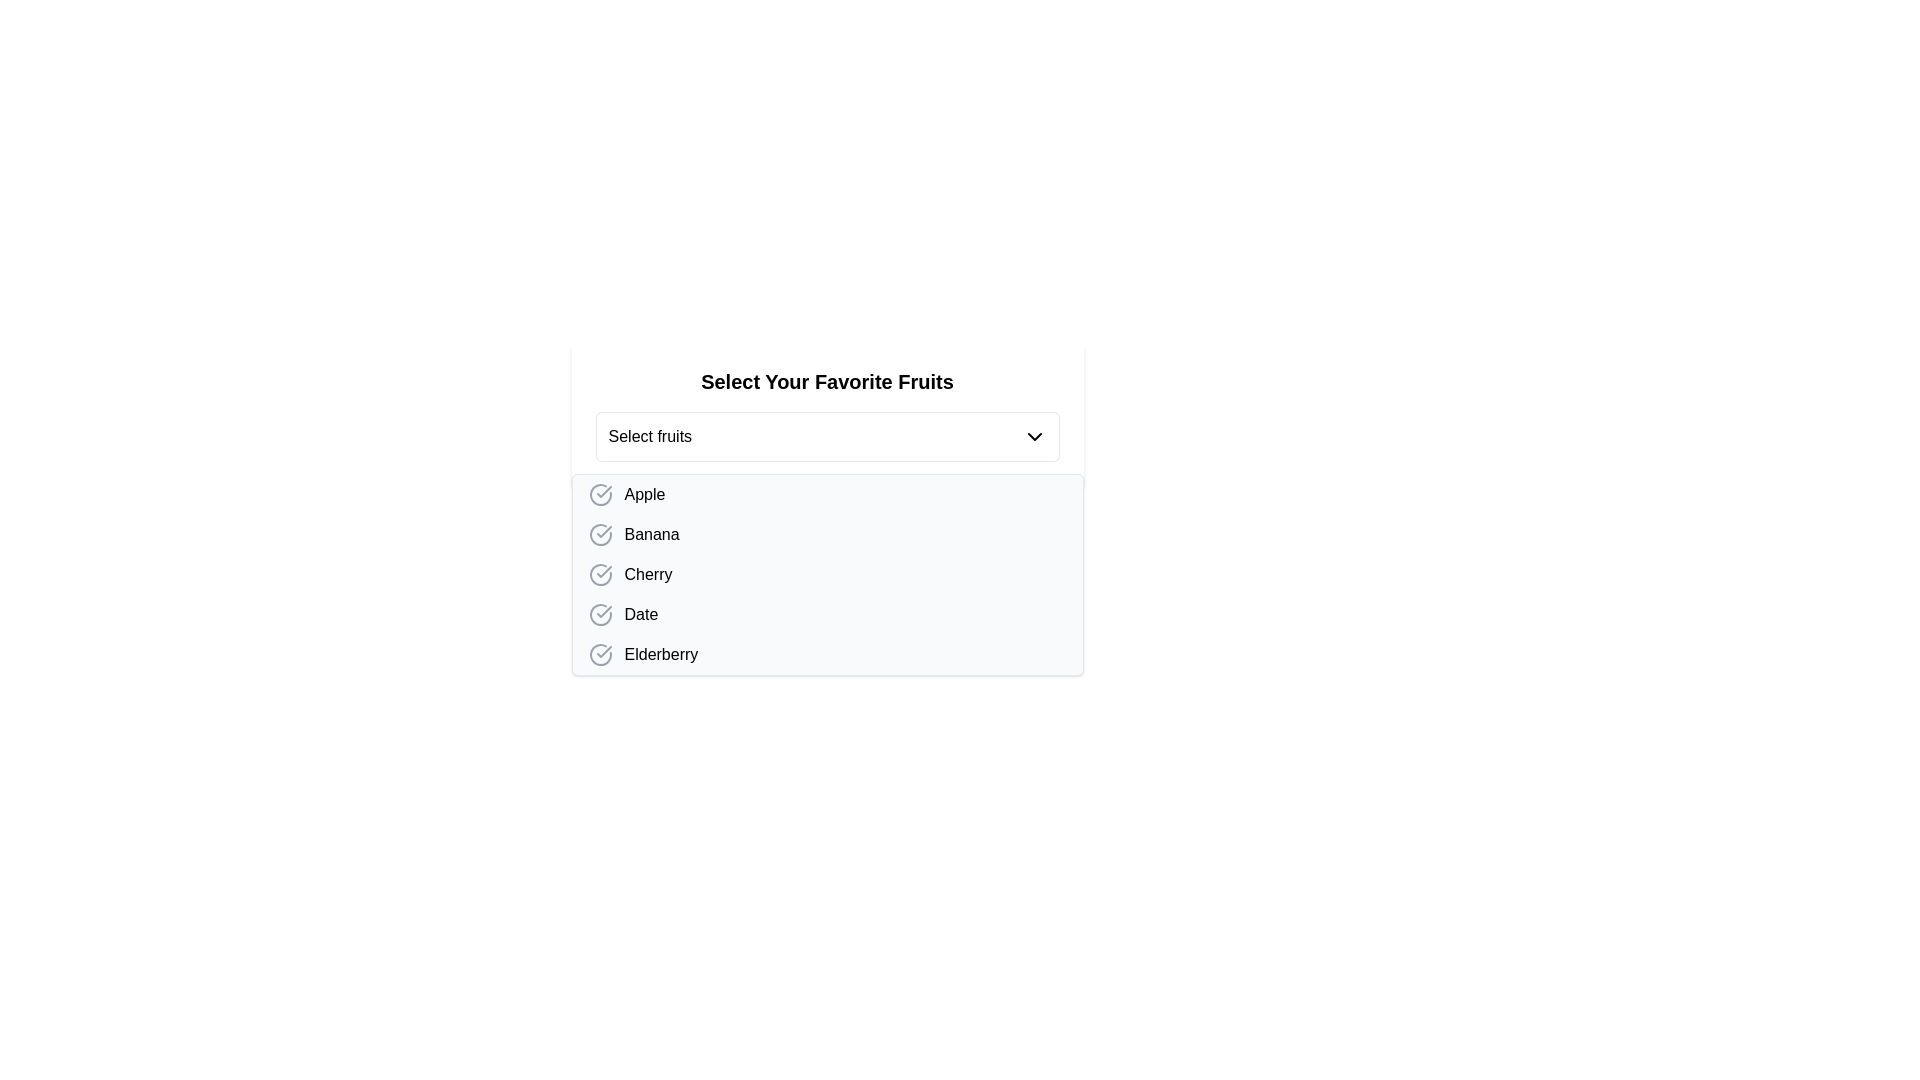 Image resolution: width=1920 pixels, height=1080 pixels. What do you see at coordinates (603, 651) in the screenshot?
I see `the checkmark indicator within the circular SVG graphic adjacent to the label 'Date' in the list of fruits` at bounding box center [603, 651].